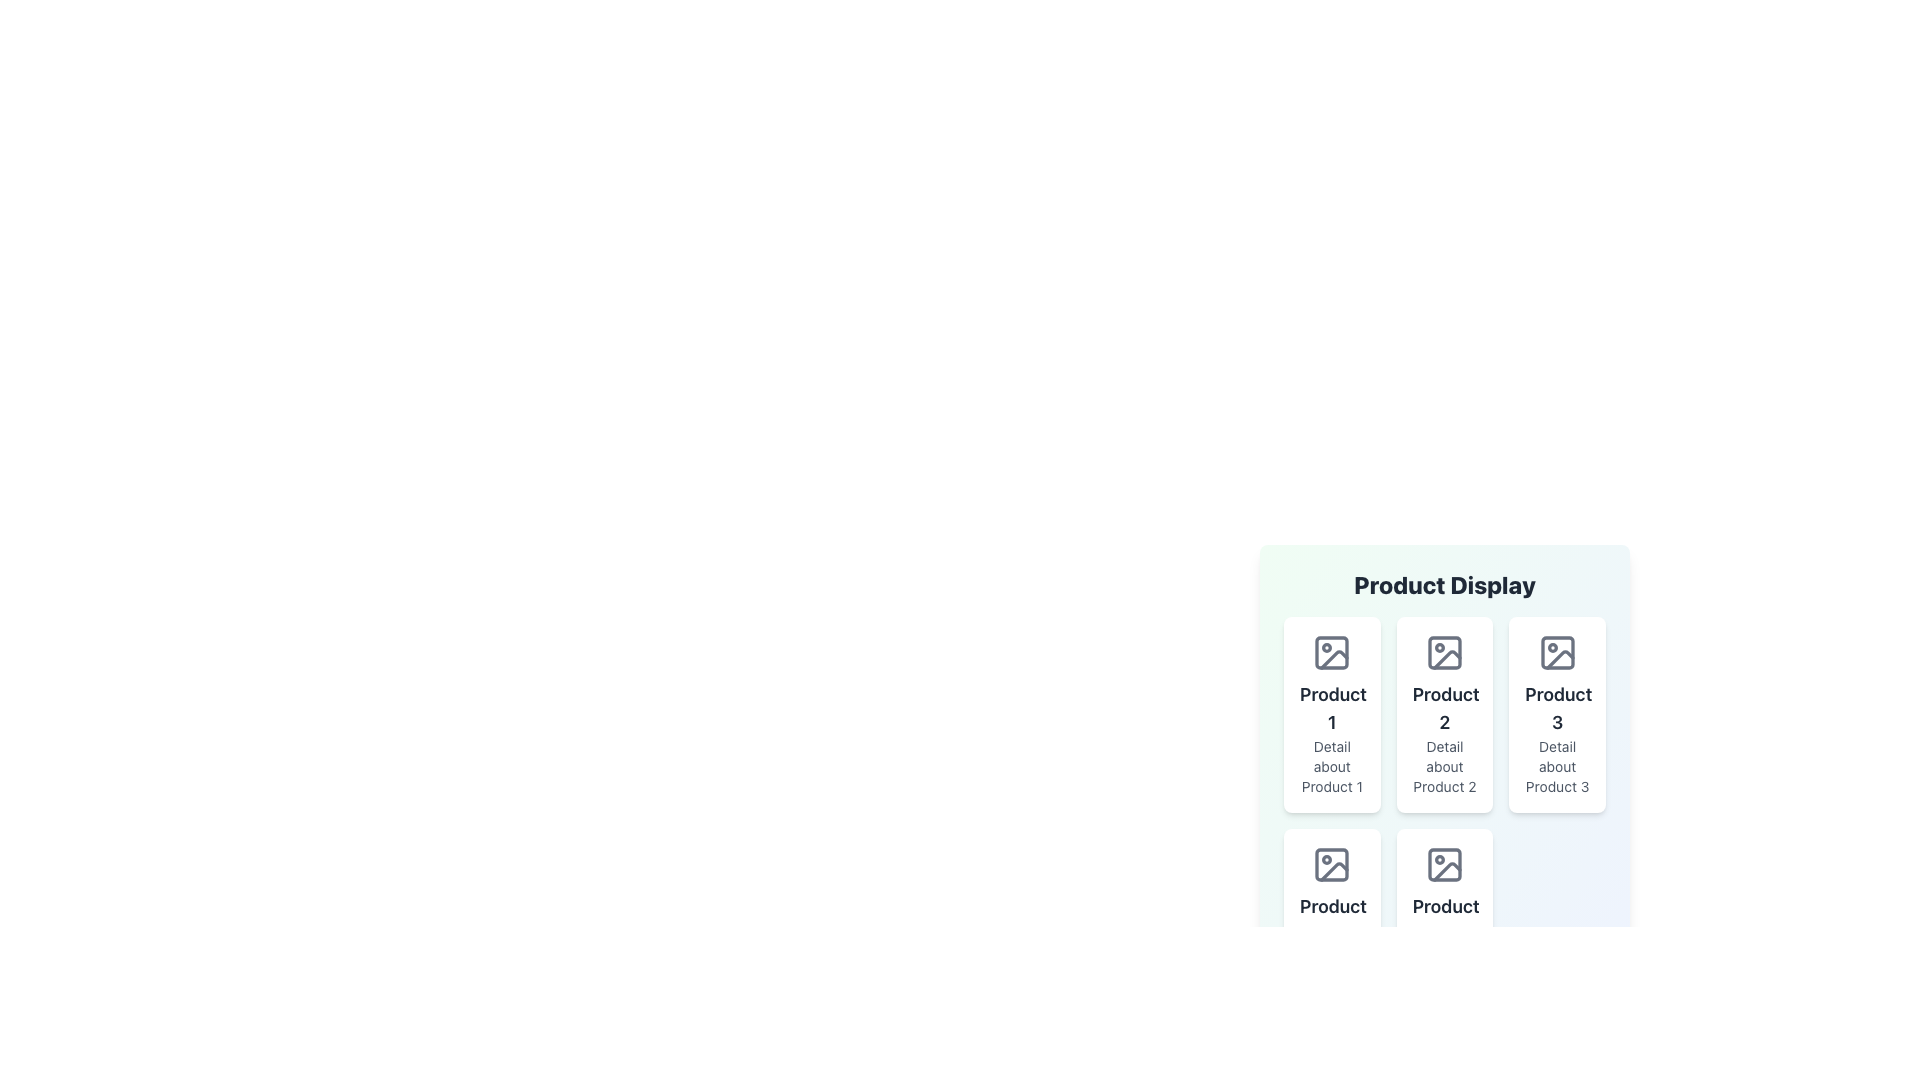 The height and width of the screenshot is (1080, 1920). Describe the element at coordinates (1447, 870) in the screenshot. I see `the decorative or informative icon within the second product card in the bottom row of the product grid` at that location.